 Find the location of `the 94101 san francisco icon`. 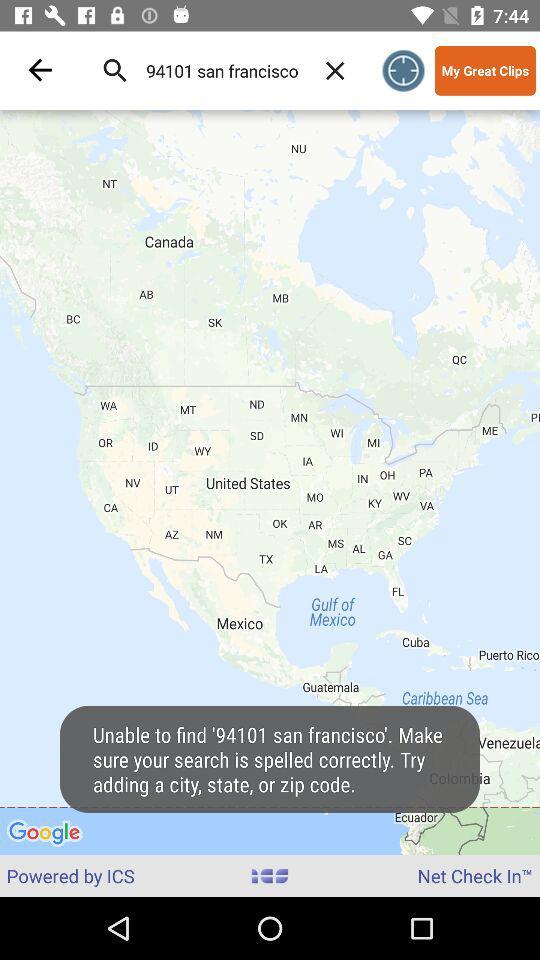

the 94101 san francisco icon is located at coordinates (221, 70).